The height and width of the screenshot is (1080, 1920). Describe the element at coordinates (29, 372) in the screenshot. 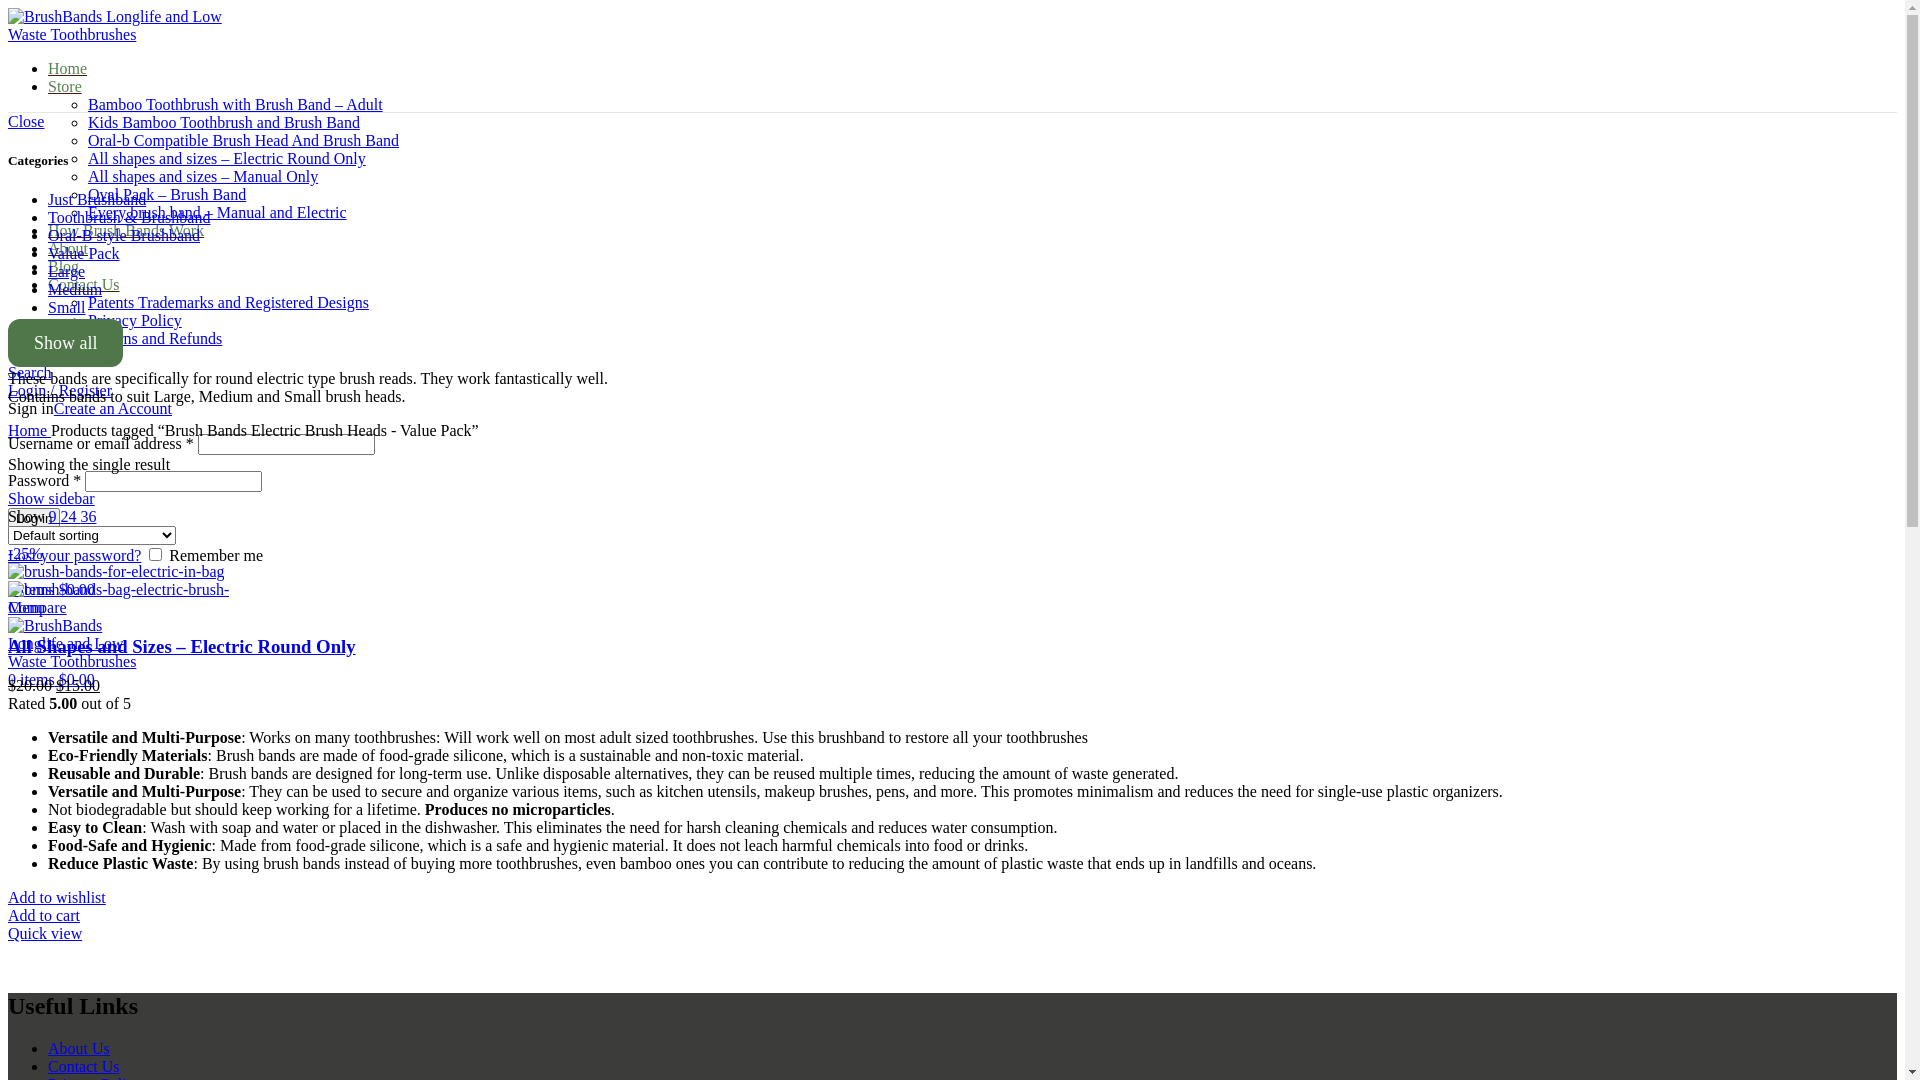

I see `'Search'` at that location.